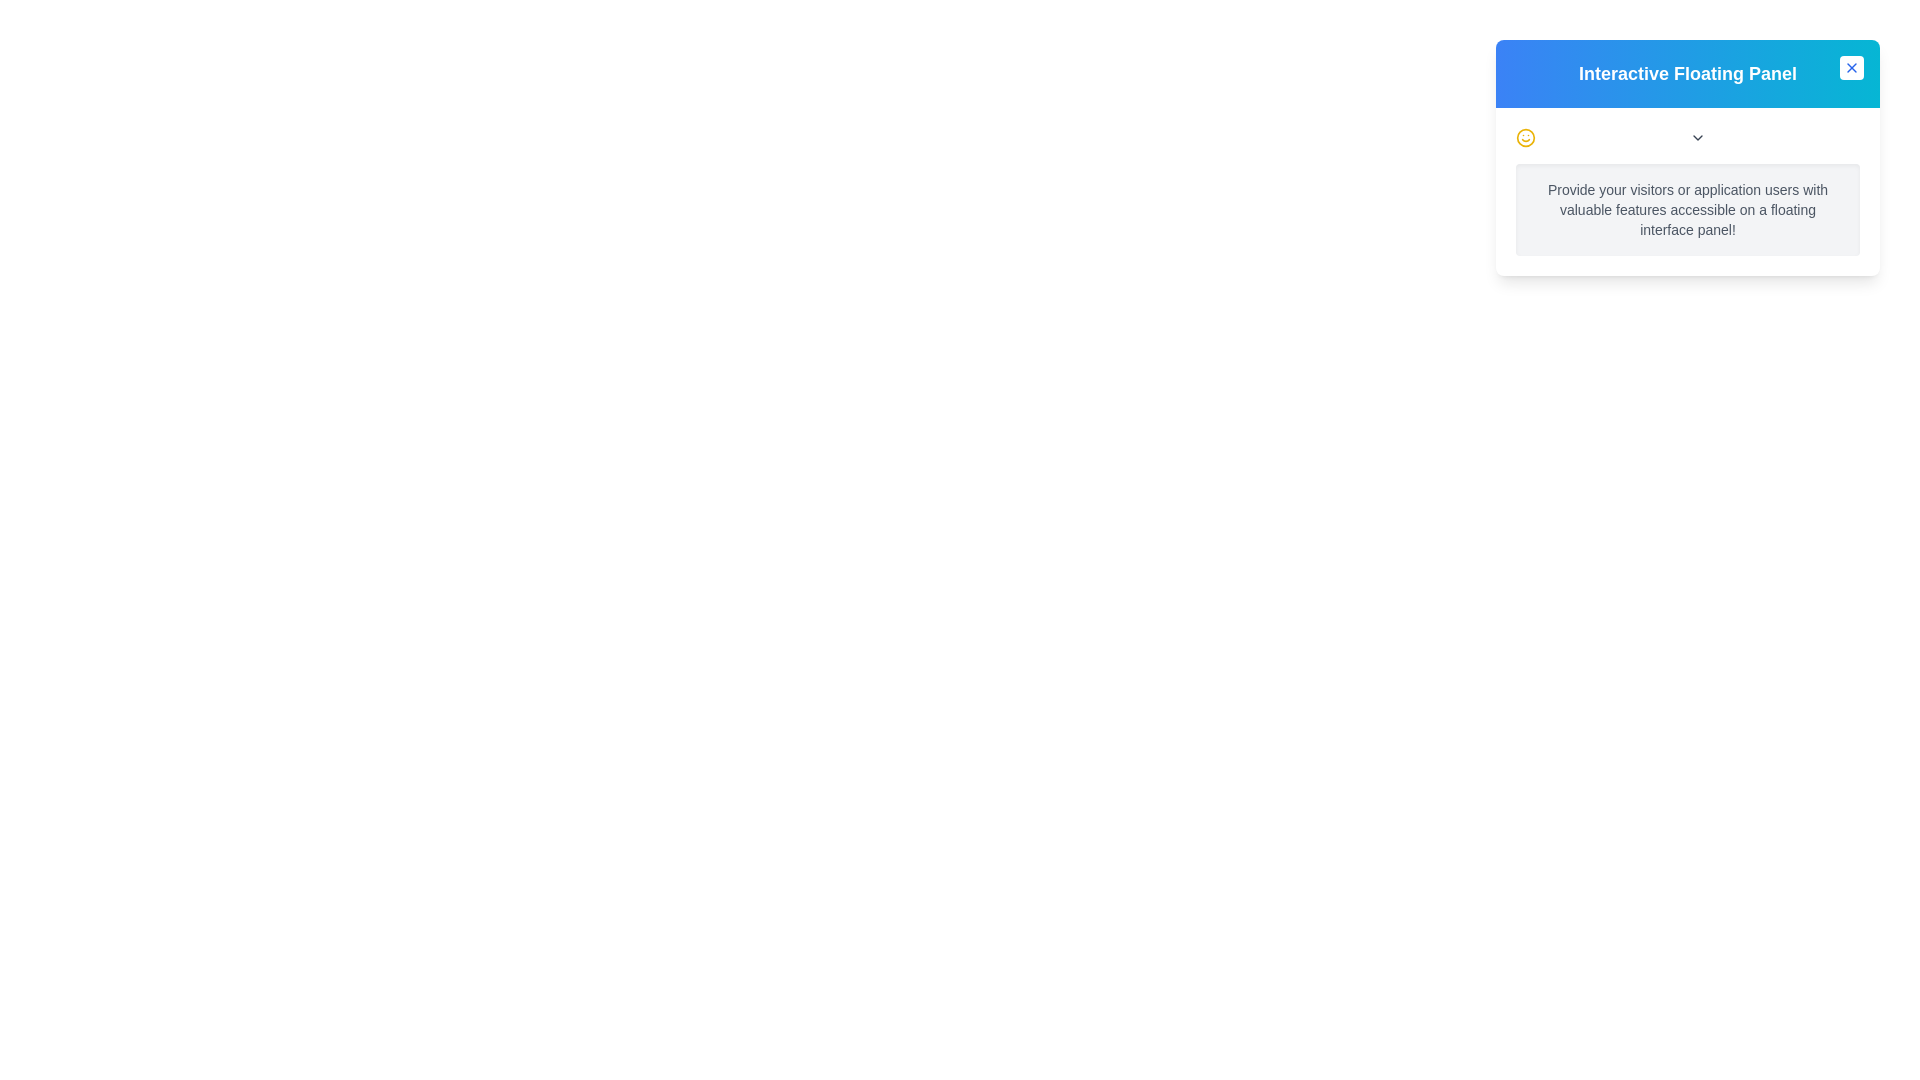  Describe the element at coordinates (1687, 192) in the screenshot. I see `the text block displaying 'Provide your visitors or application users with valuable features accessible on a floating interface panel!' which is located within the floating interface panel beneath the heading 'Interactive Floating Panel'` at that location.